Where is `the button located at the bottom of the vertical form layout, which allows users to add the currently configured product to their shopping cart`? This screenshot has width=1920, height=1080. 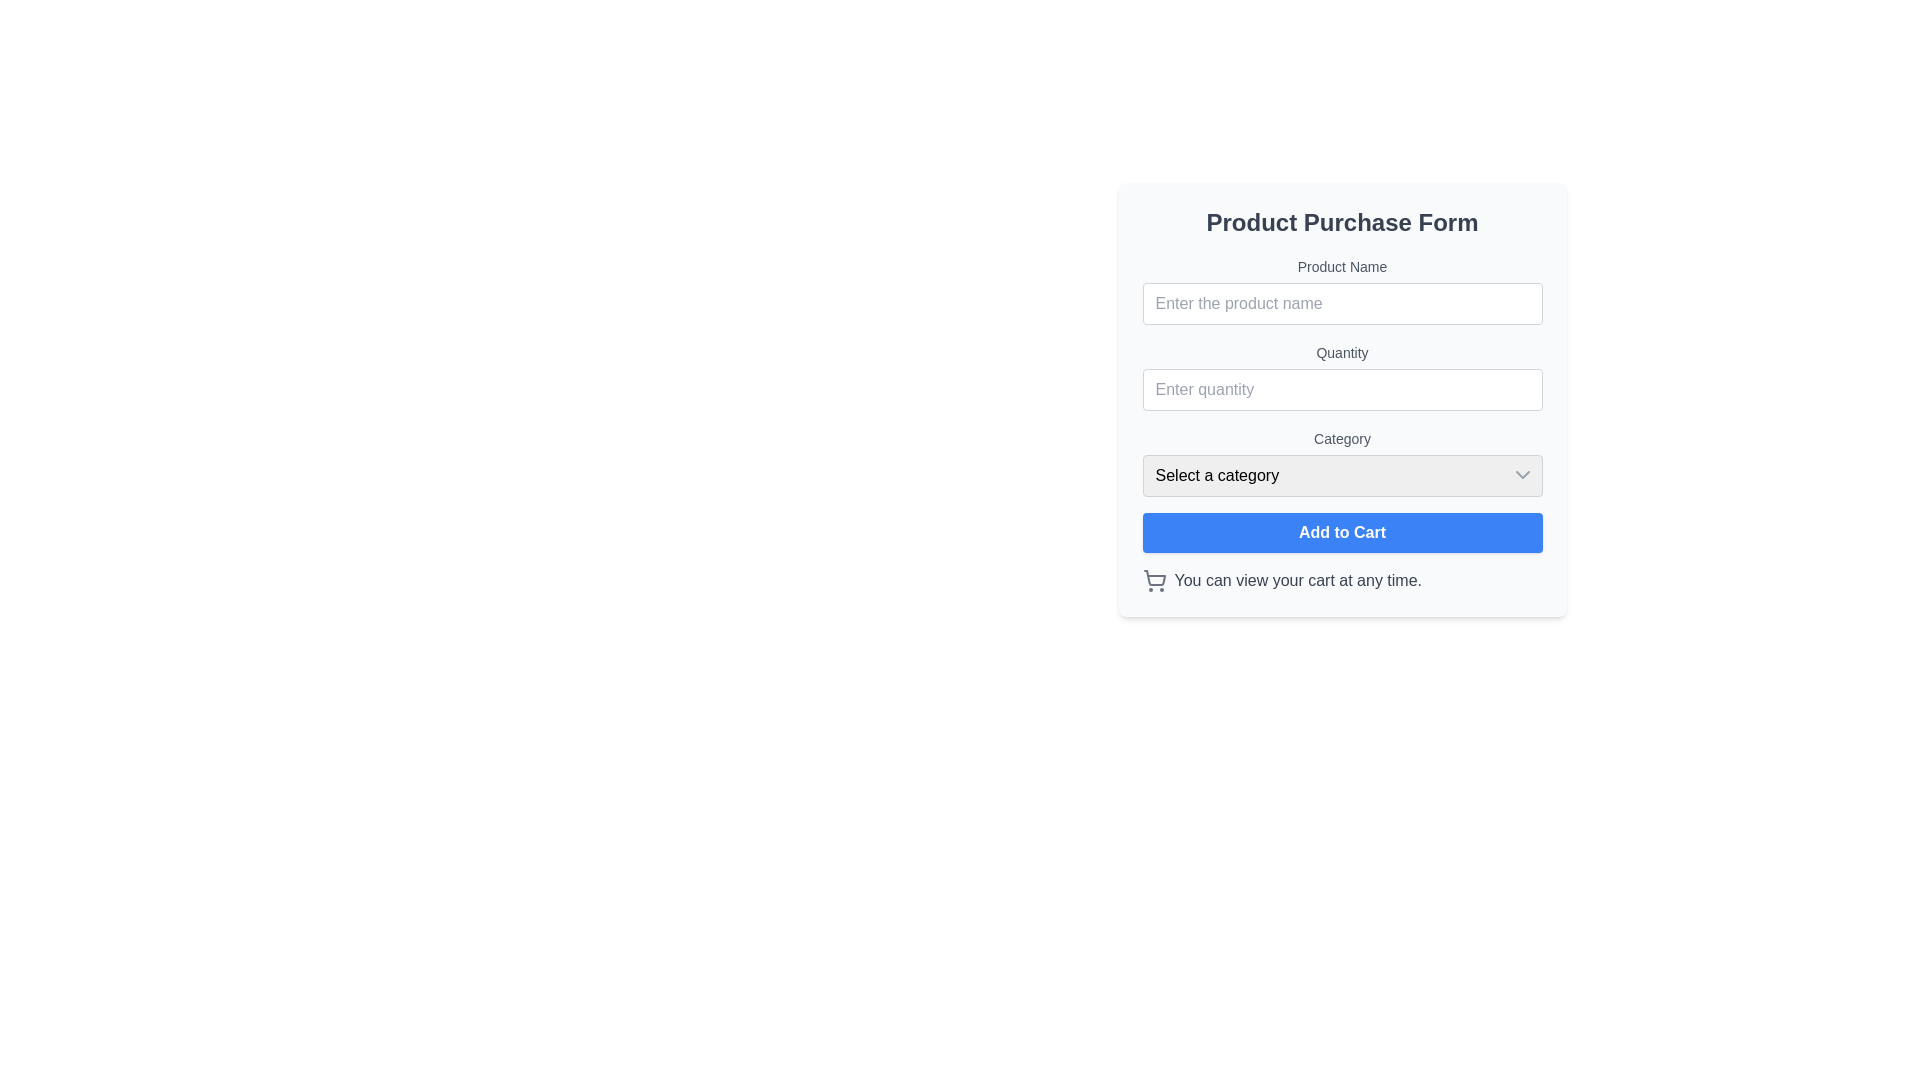
the button located at the bottom of the vertical form layout, which allows users to add the currently configured product to their shopping cart is located at coordinates (1342, 531).